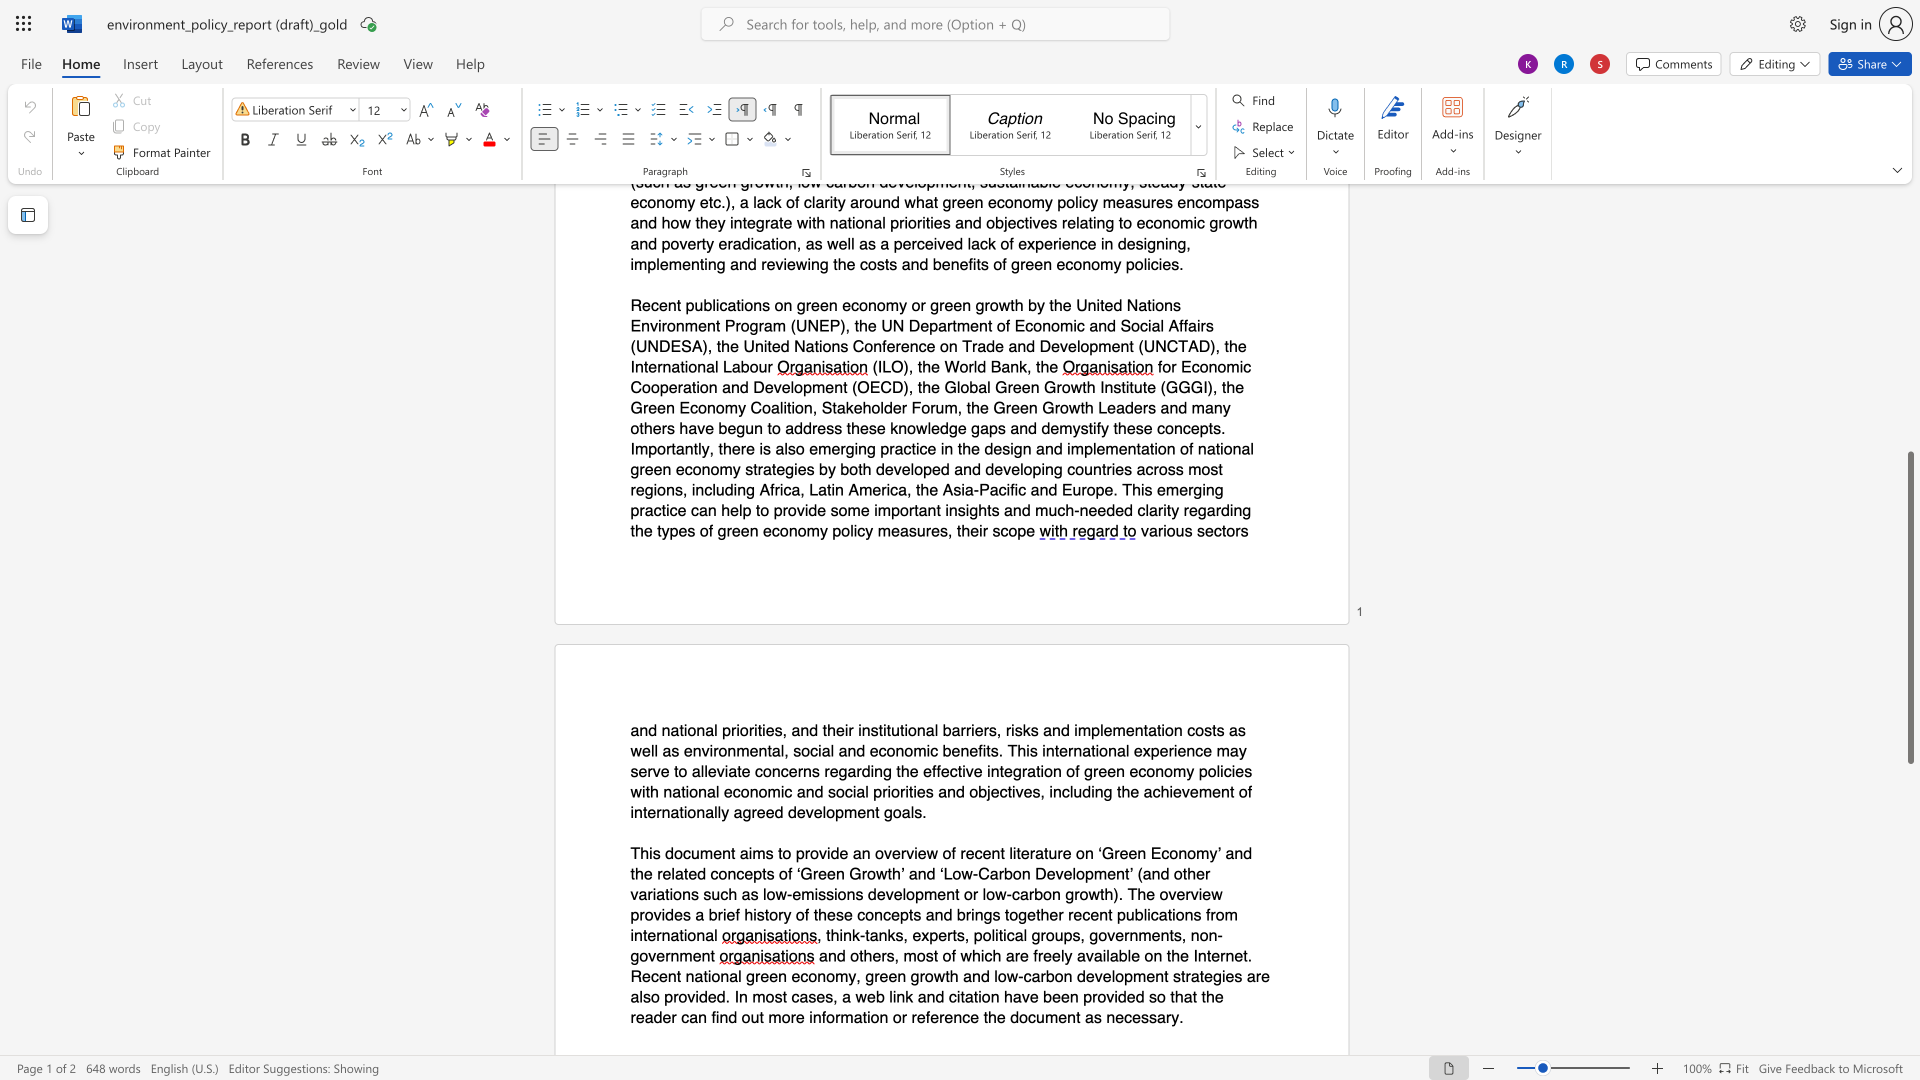 Image resolution: width=1920 pixels, height=1080 pixels. What do you see at coordinates (1909, 229) in the screenshot?
I see `the scrollbar to adjust the page upward` at bounding box center [1909, 229].